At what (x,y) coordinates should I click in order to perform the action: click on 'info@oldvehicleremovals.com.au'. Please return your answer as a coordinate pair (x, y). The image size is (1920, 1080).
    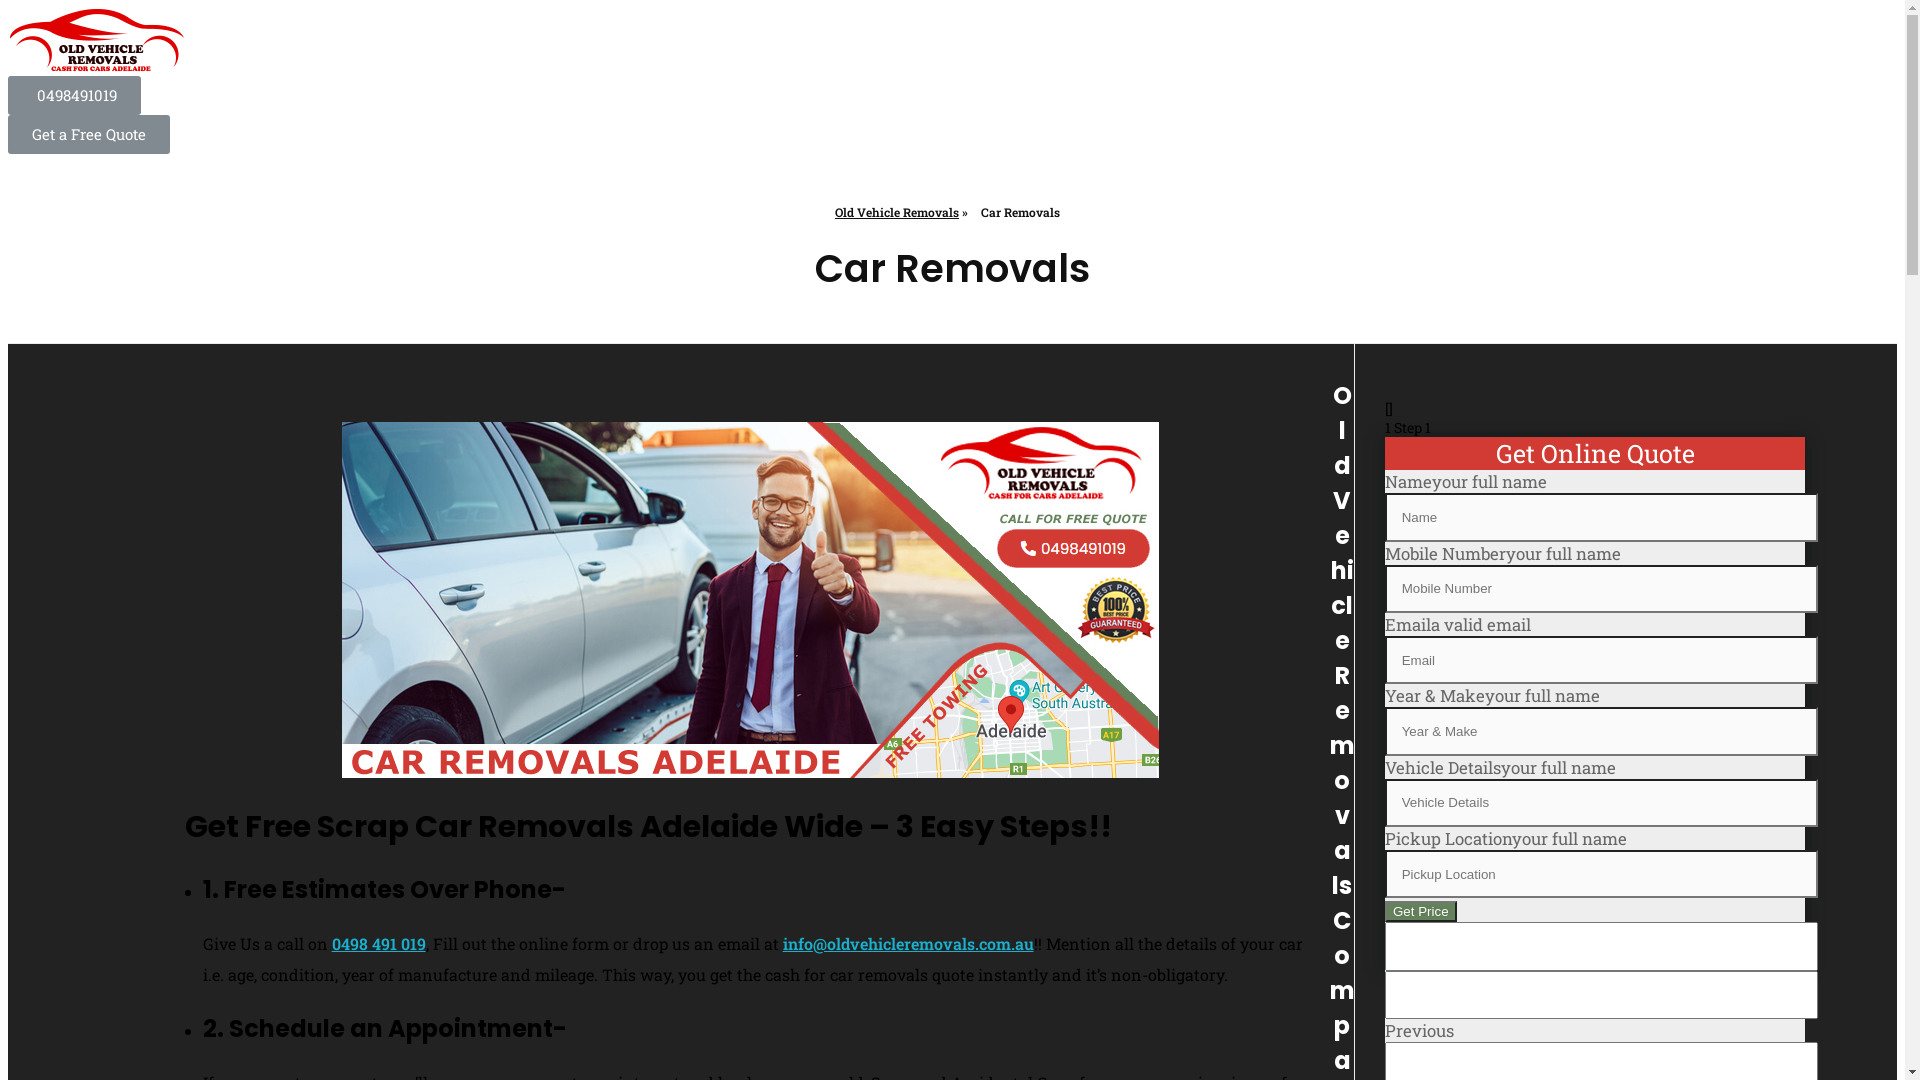
    Looking at the image, I should click on (907, 943).